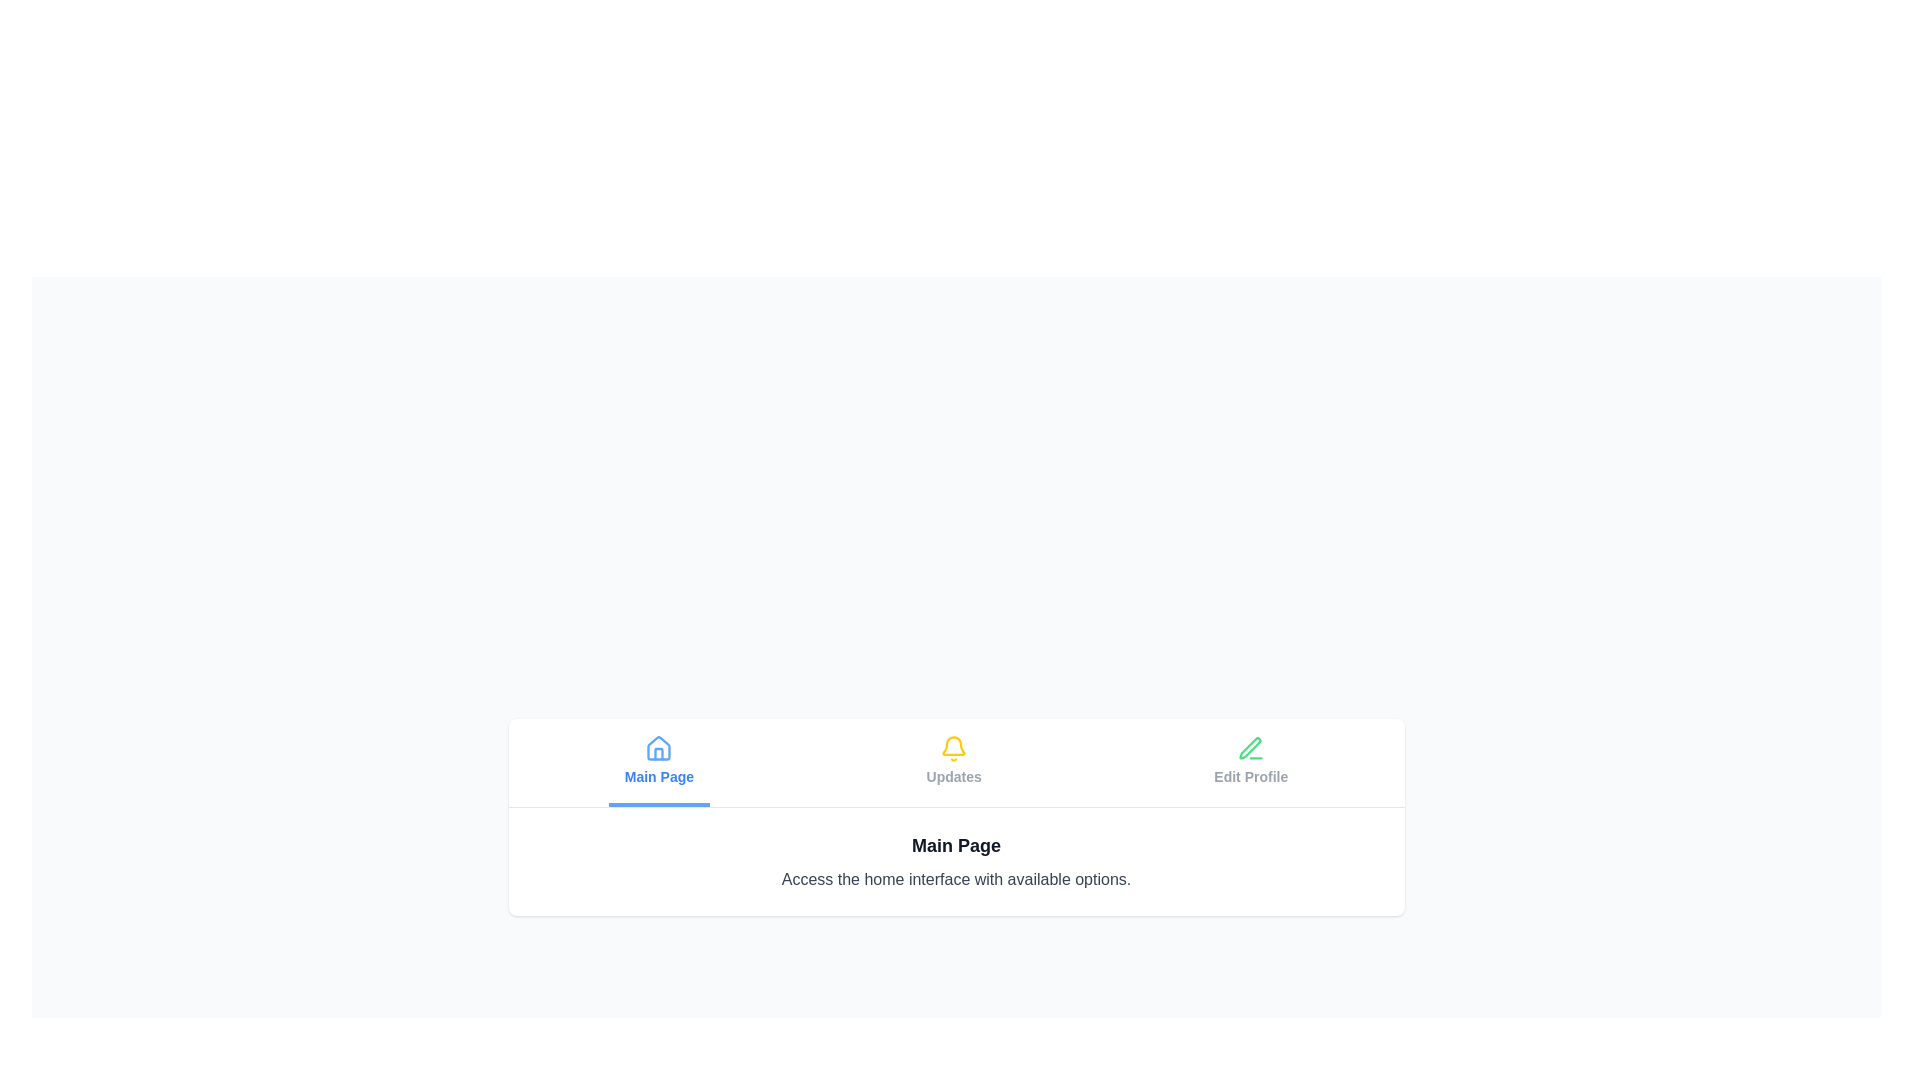 Image resolution: width=1920 pixels, height=1080 pixels. Describe the element at coordinates (1250, 762) in the screenshot. I see `the tab corresponding to Edit Profile to select it` at that location.